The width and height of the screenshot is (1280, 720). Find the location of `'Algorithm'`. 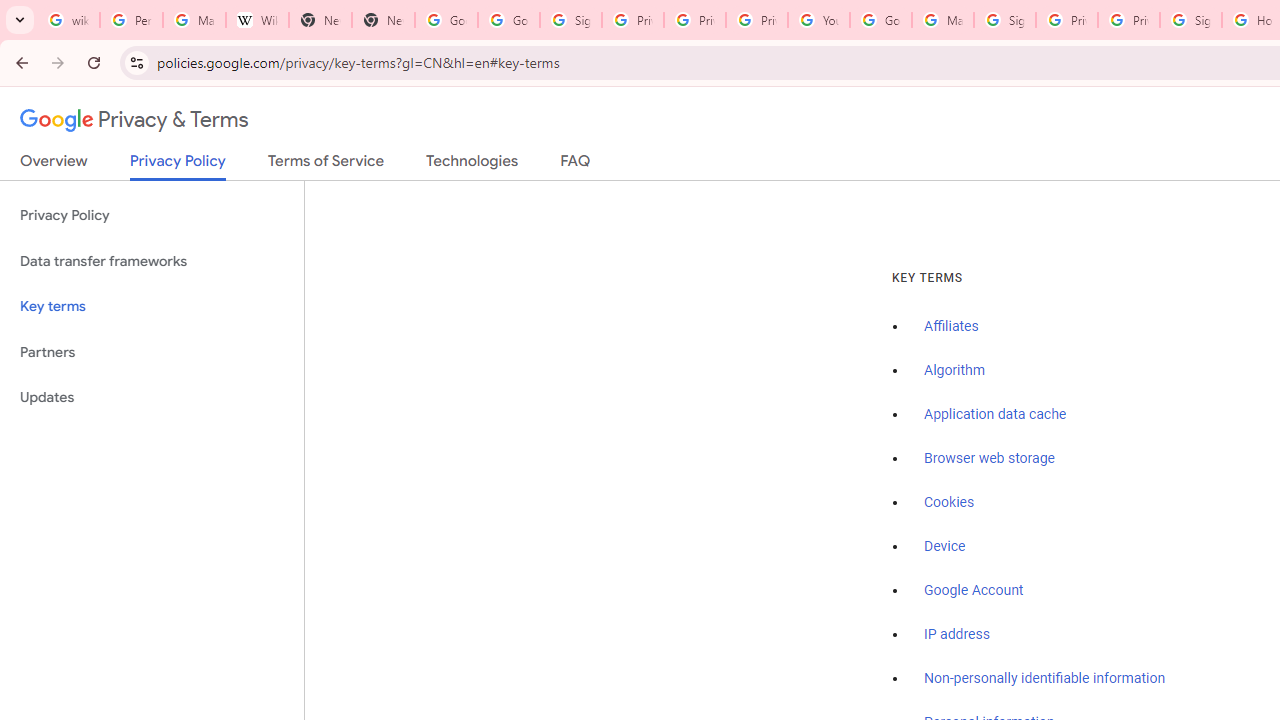

'Algorithm' is located at coordinates (953, 371).